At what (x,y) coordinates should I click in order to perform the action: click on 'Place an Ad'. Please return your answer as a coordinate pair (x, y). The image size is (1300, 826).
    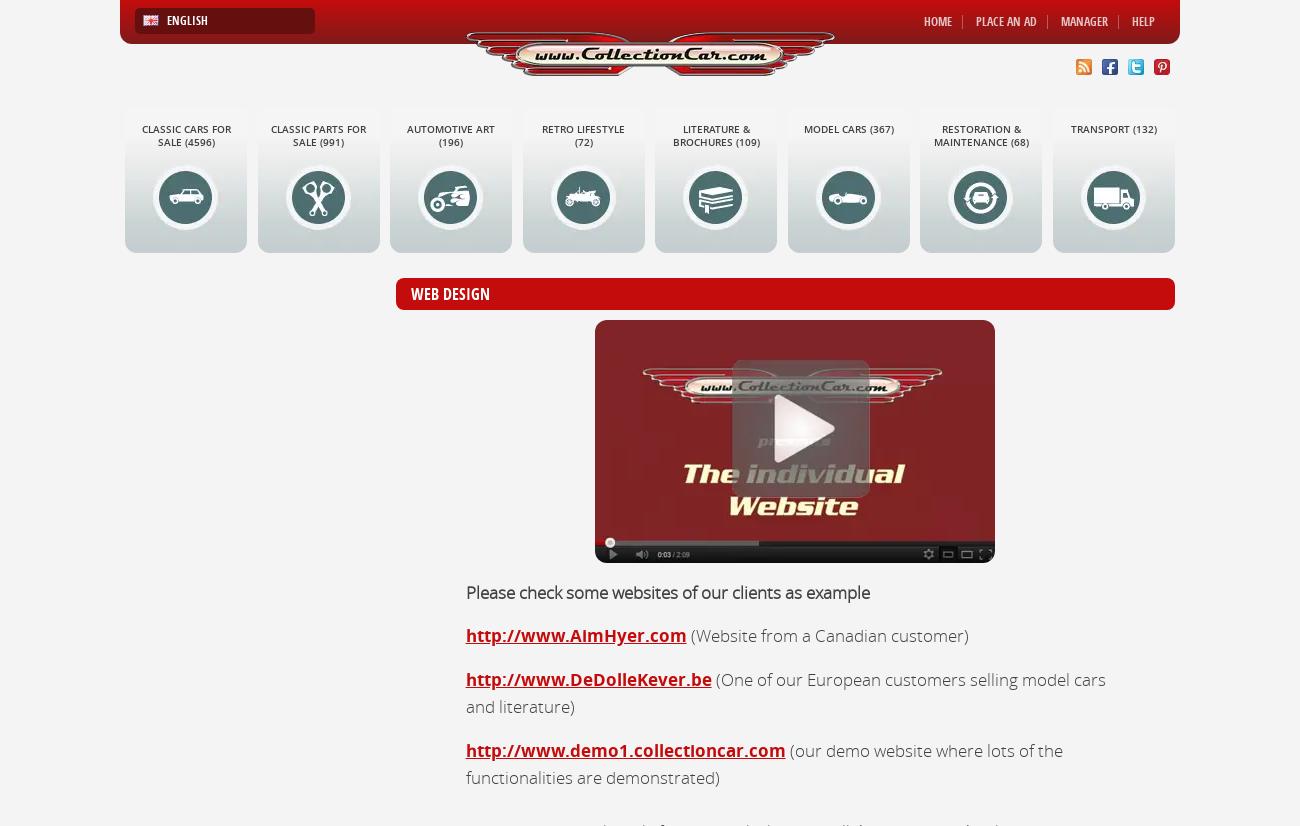
    Looking at the image, I should click on (1004, 21).